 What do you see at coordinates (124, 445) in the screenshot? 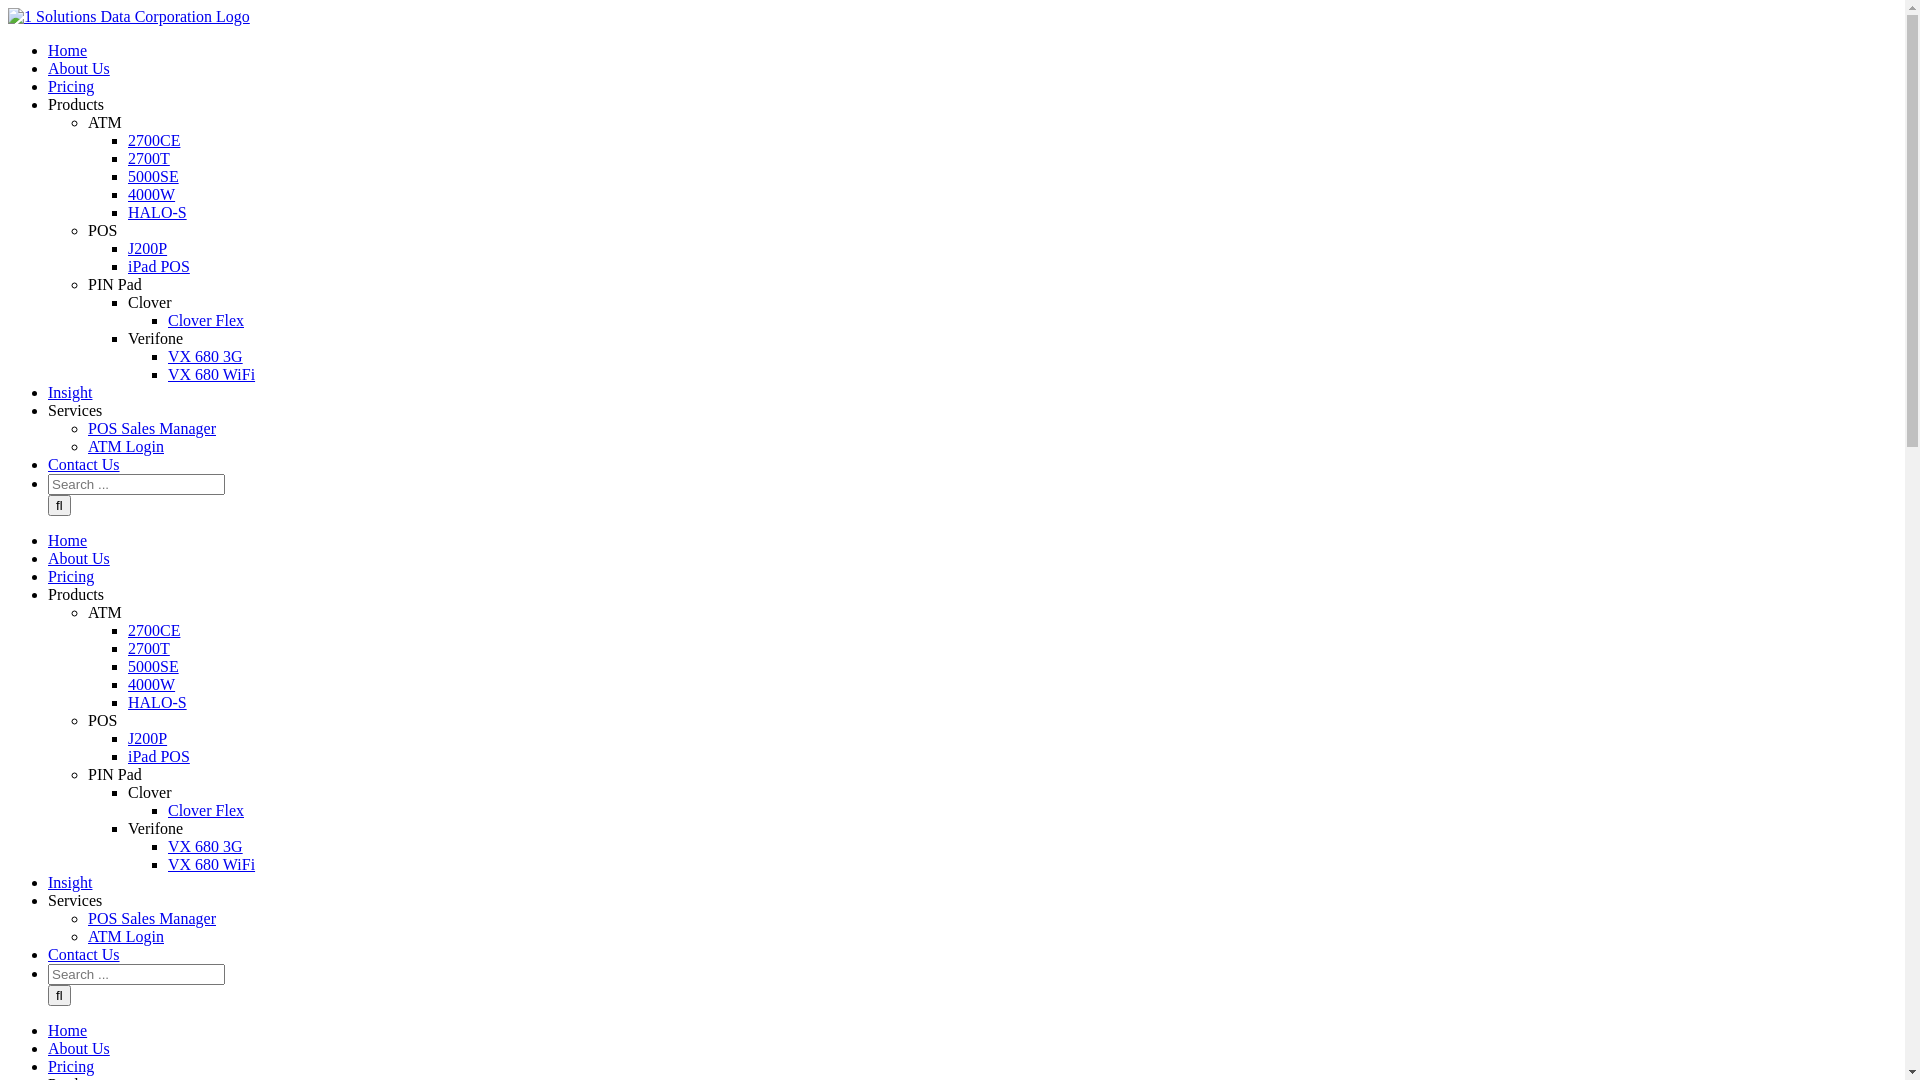
I see `'ATM Login'` at bounding box center [124, 445].